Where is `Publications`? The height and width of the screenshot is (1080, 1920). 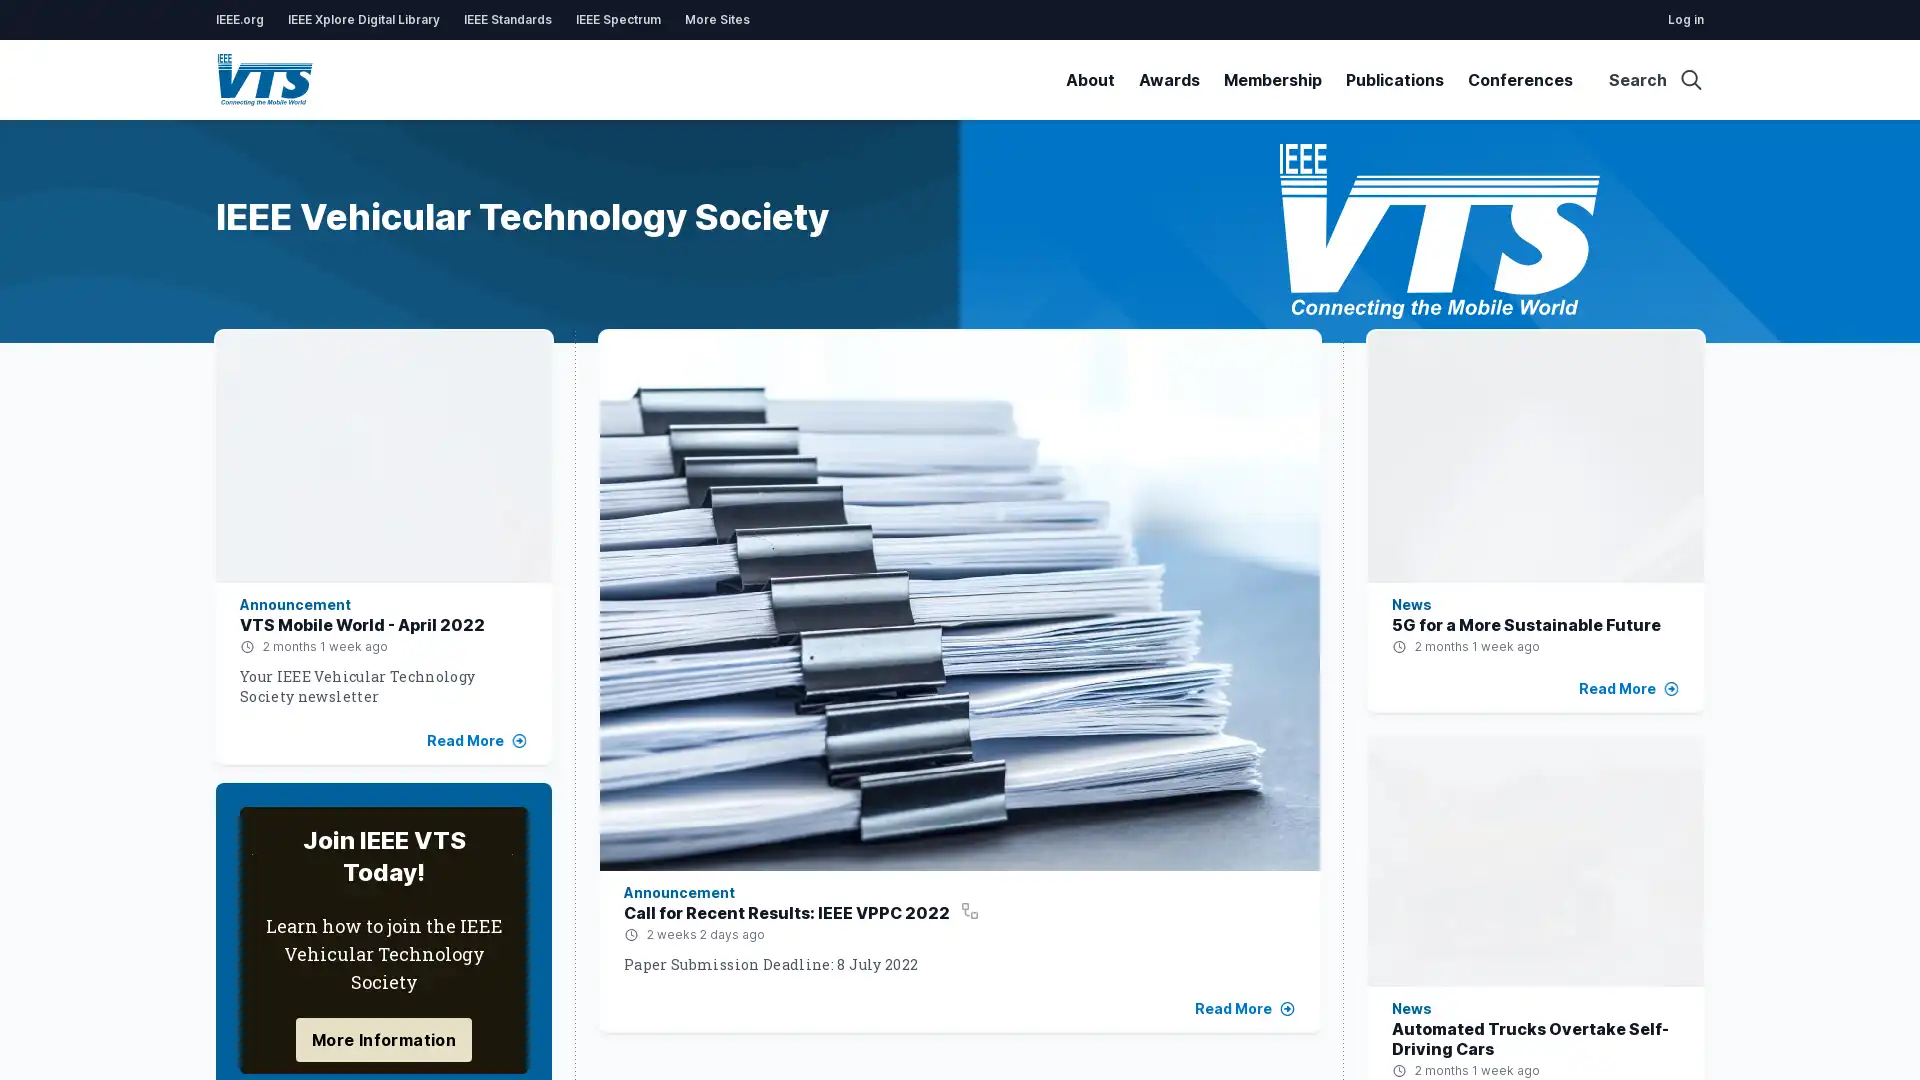
Publications is located at coordinates (1394, 79).